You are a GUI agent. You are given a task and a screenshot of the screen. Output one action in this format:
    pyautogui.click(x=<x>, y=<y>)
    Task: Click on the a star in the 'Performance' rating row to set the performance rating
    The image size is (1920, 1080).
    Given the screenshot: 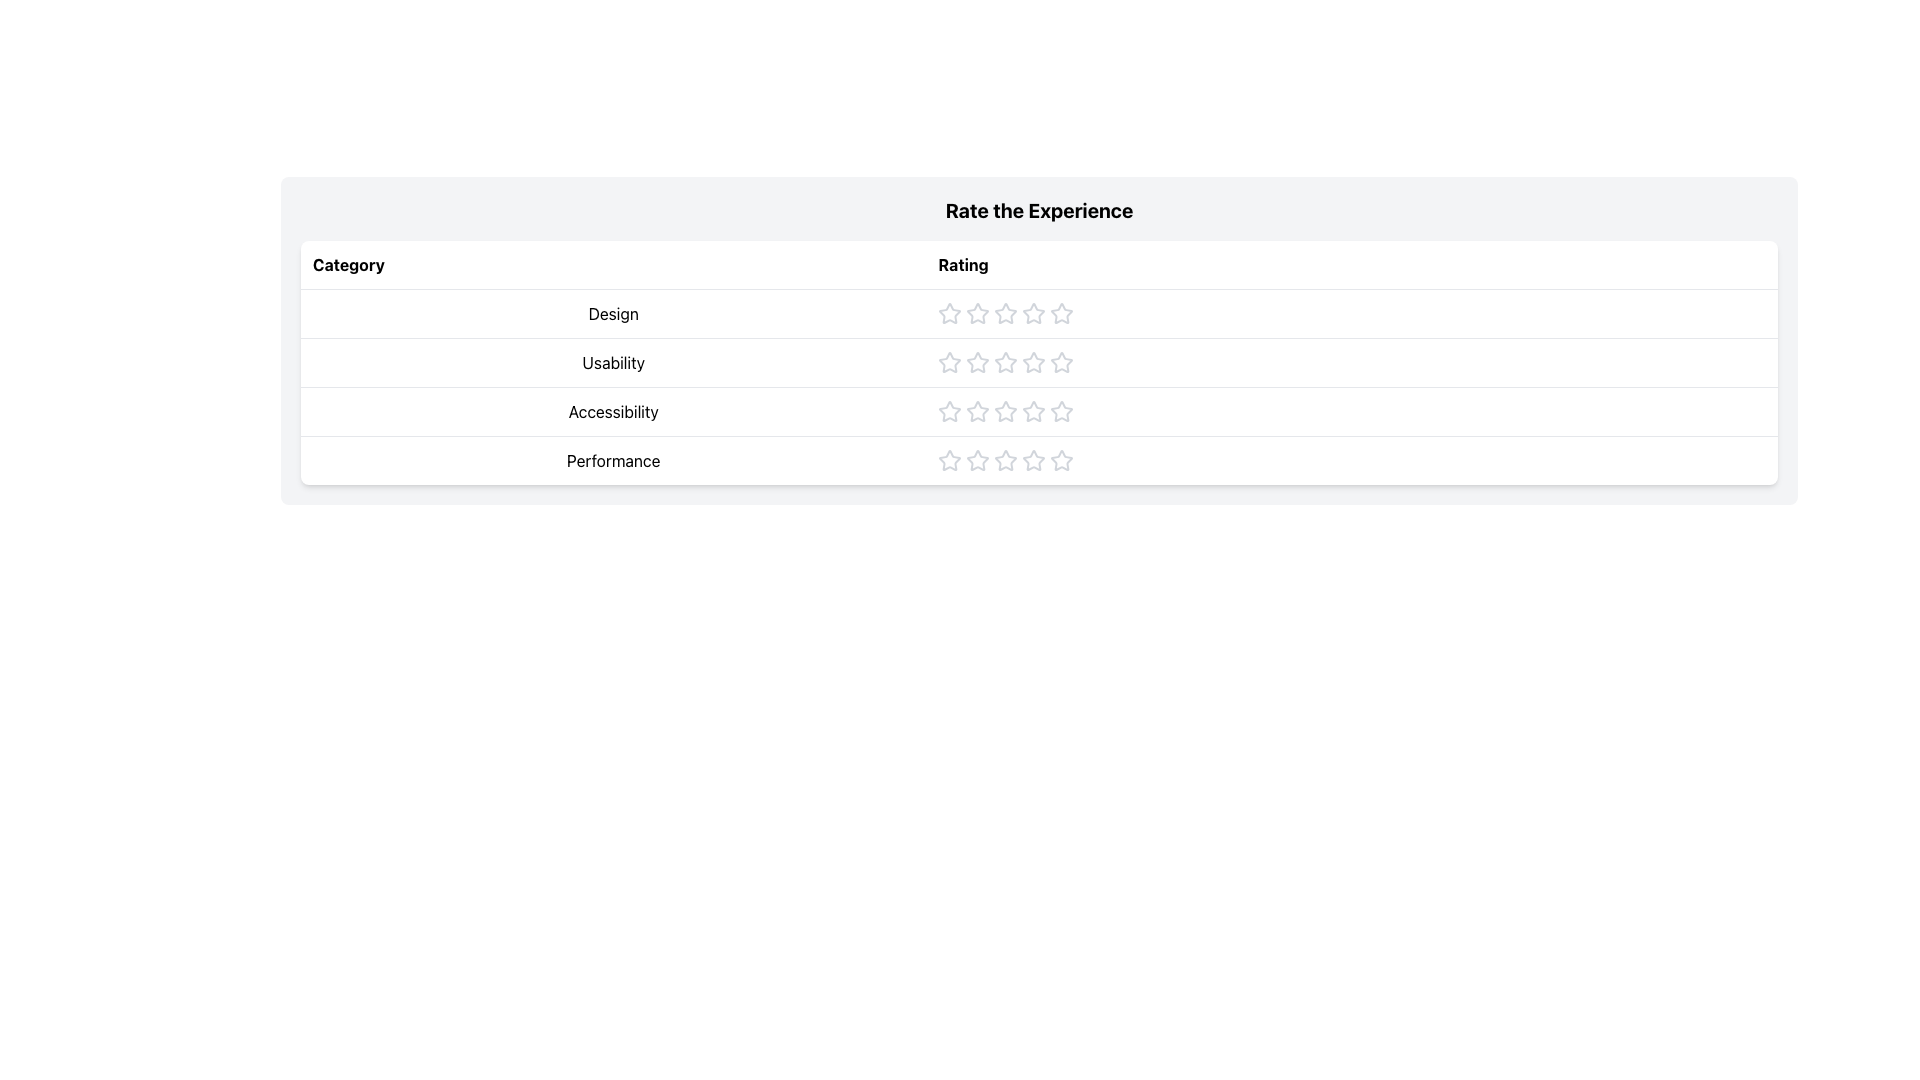 What is the action you would take?
    pyautogui.click(x=1352, y=460)
    